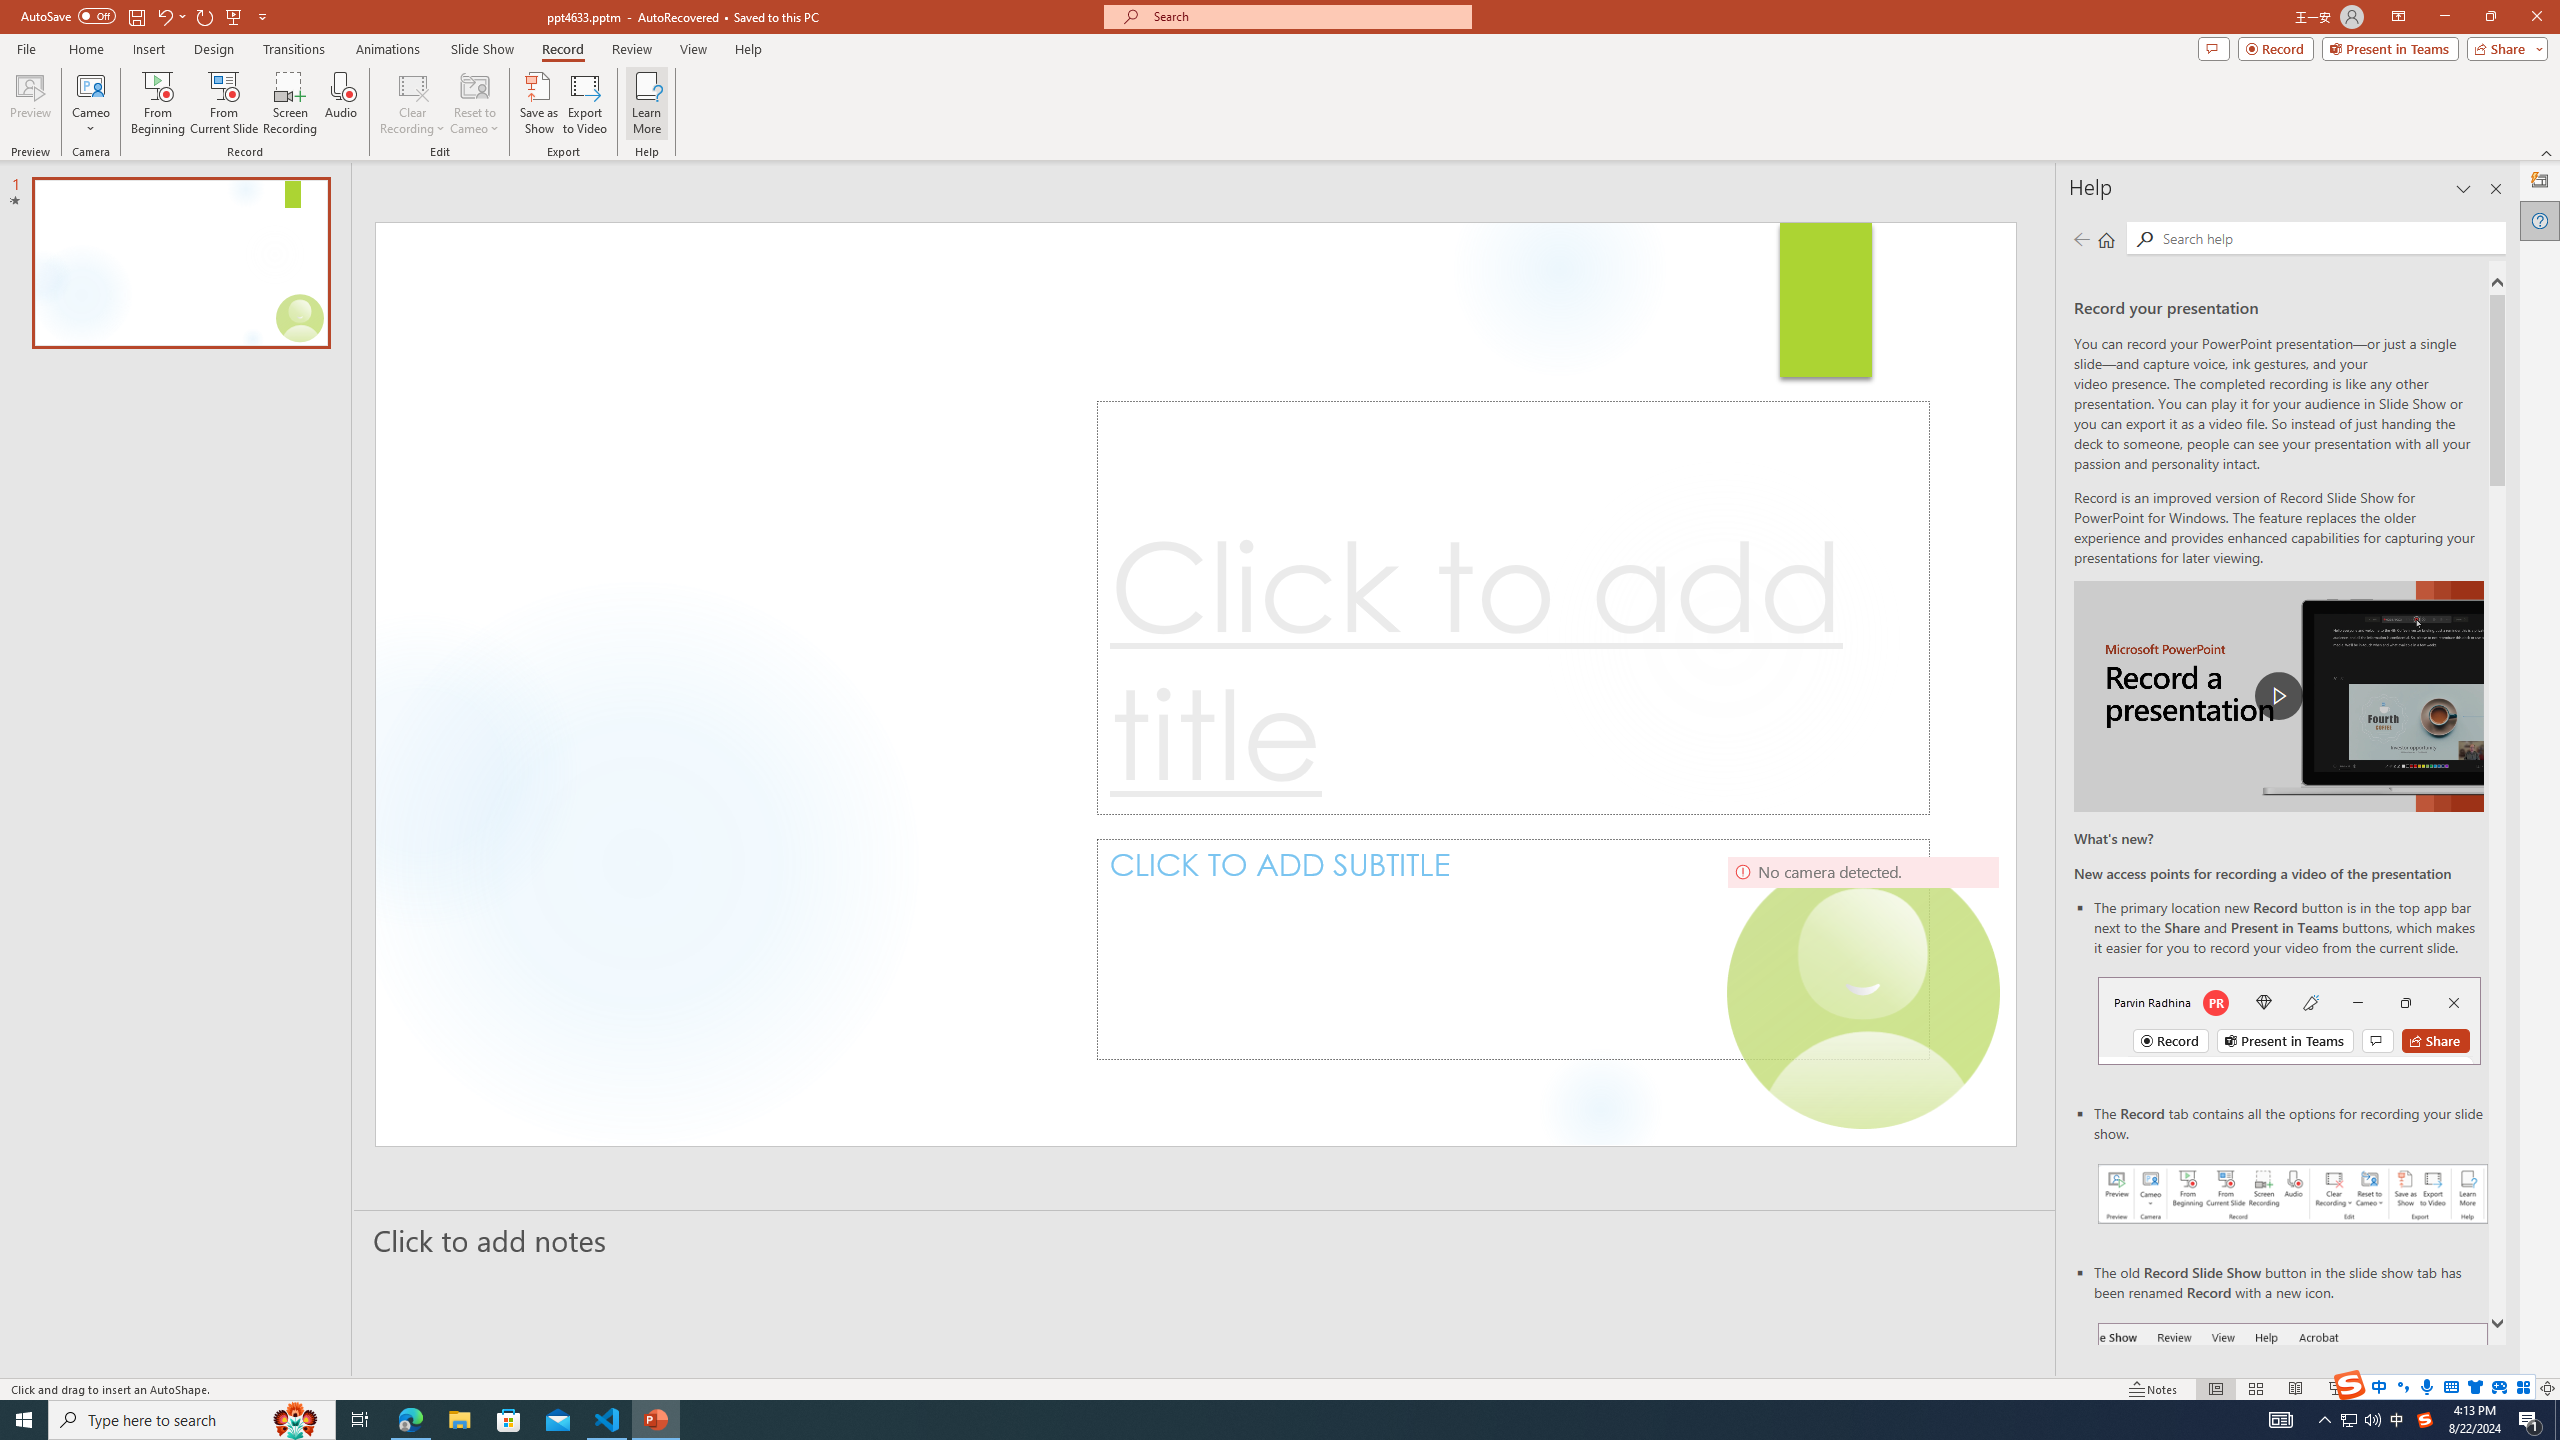  Describe the element at coordinates (538, 103) in the screenshot. I see `'Save as Show'` at that location.